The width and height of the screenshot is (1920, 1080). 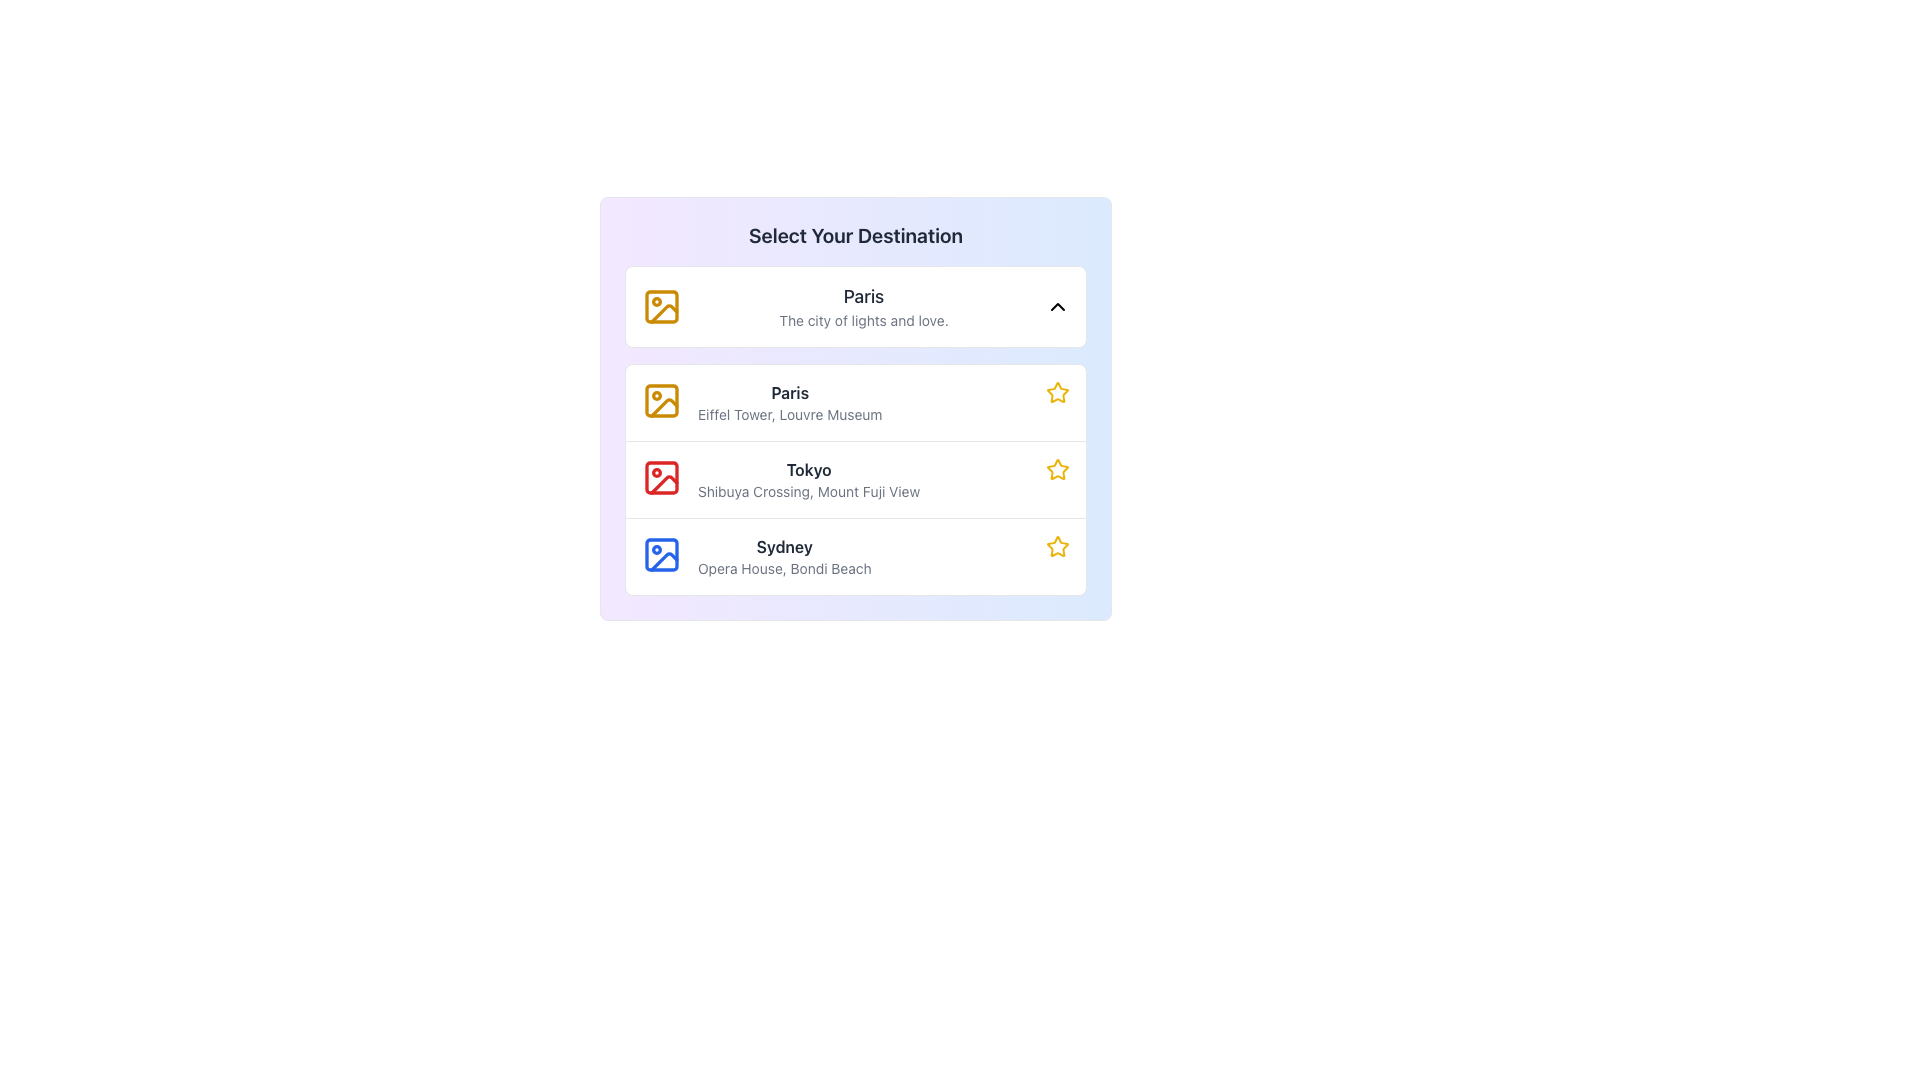 I want to click on the SVG Rectangle element representing a picture frame in the list item for 'Sydney', which has rounded corners and is styled in blue, so click(x=662, y=555).